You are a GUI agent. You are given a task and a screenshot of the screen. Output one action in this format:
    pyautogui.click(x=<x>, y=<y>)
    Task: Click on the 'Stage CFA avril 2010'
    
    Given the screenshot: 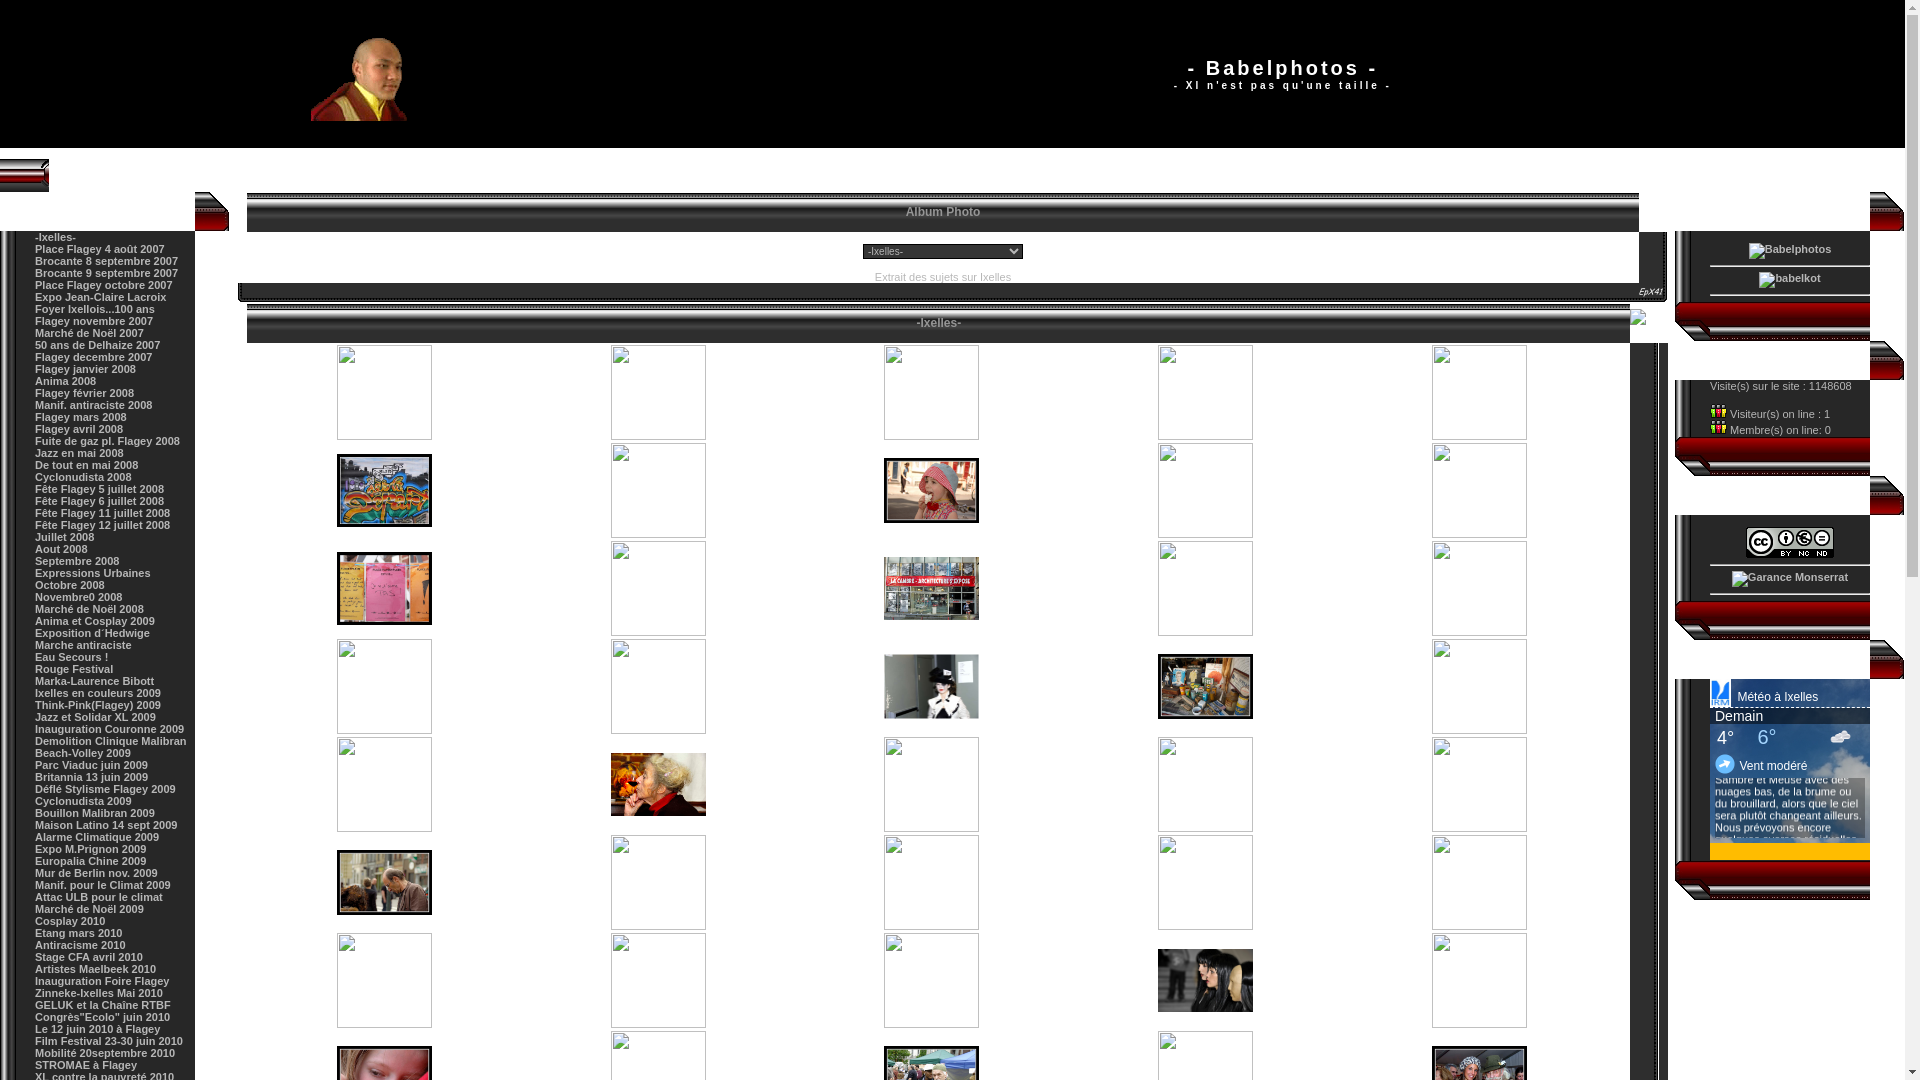 What is the action you would take?
    pyautogui.click(x=34, y=955)
    